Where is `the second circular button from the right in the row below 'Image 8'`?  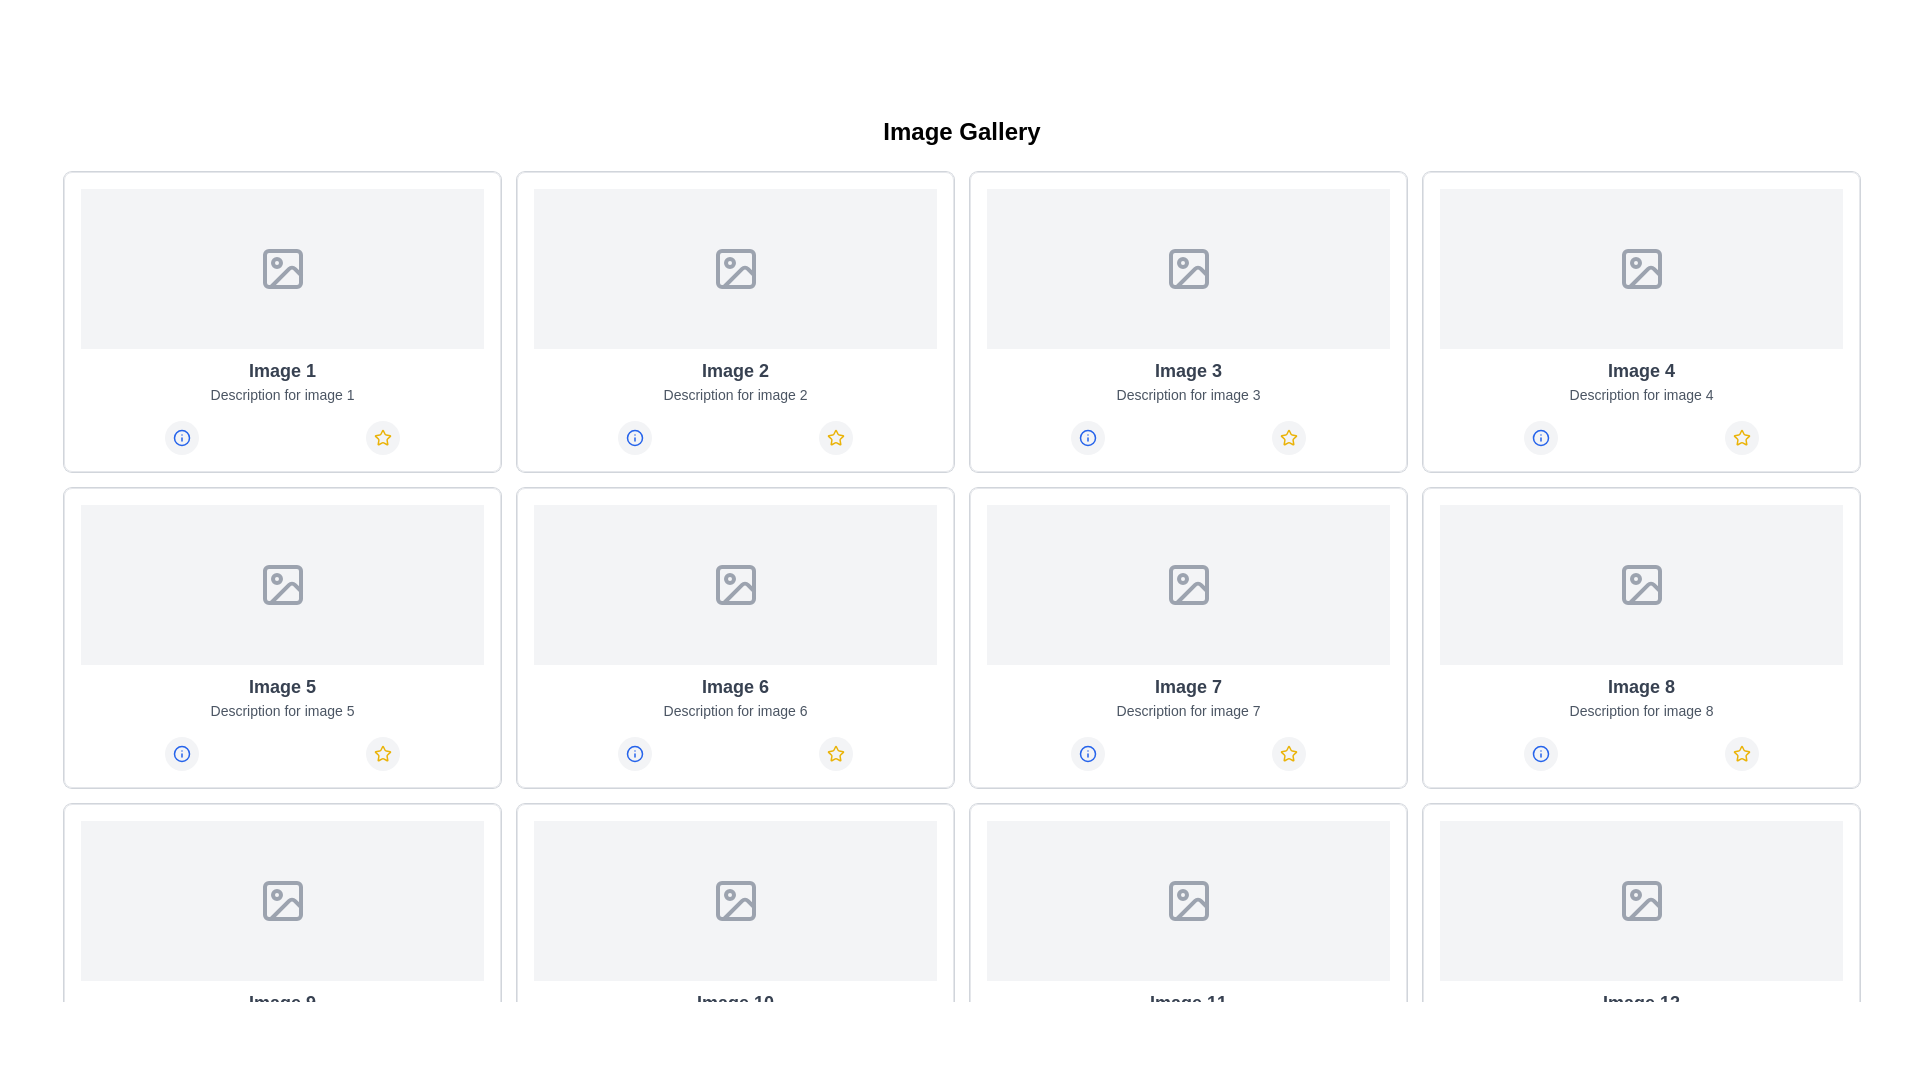 the second circular button from the right in the row below 'Image 8' is located at coordinates (1741, 753).